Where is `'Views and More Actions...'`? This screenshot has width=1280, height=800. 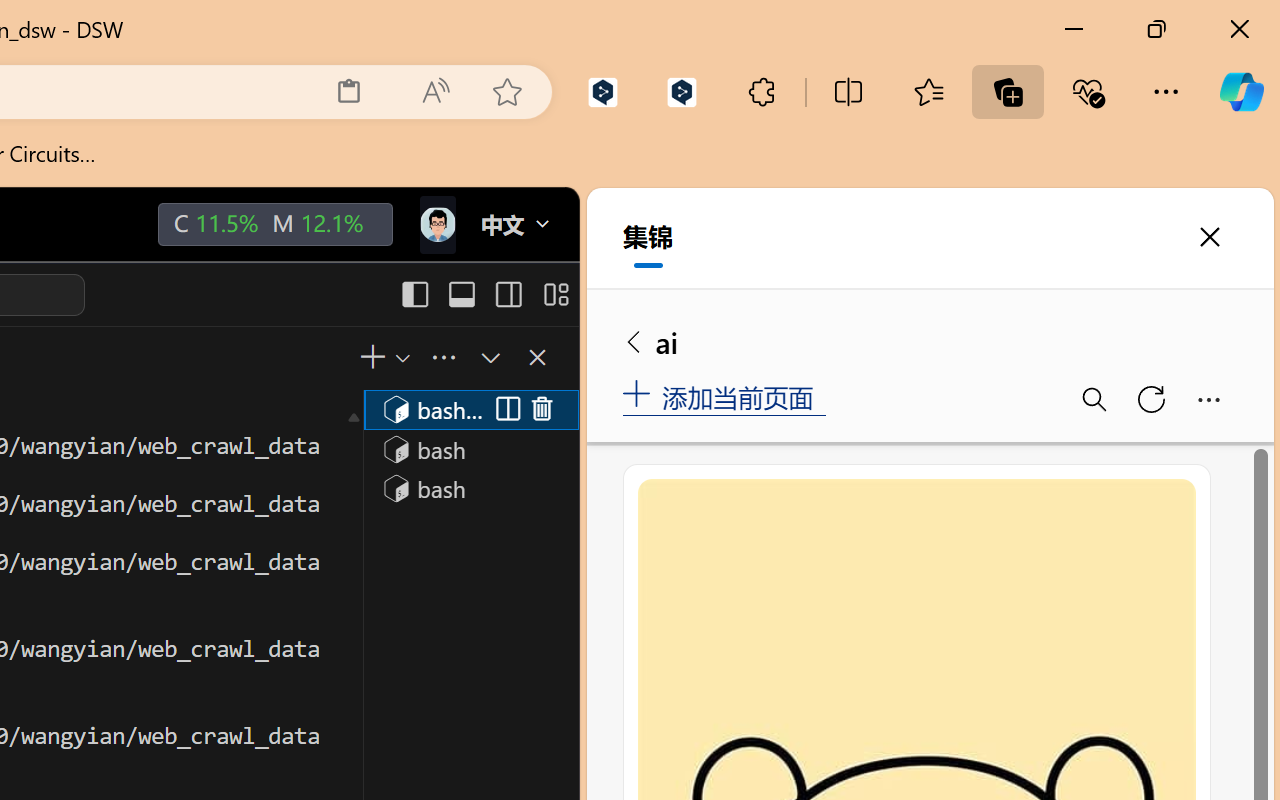
'Views and More Actions...' is located at coordinates (441, 357).